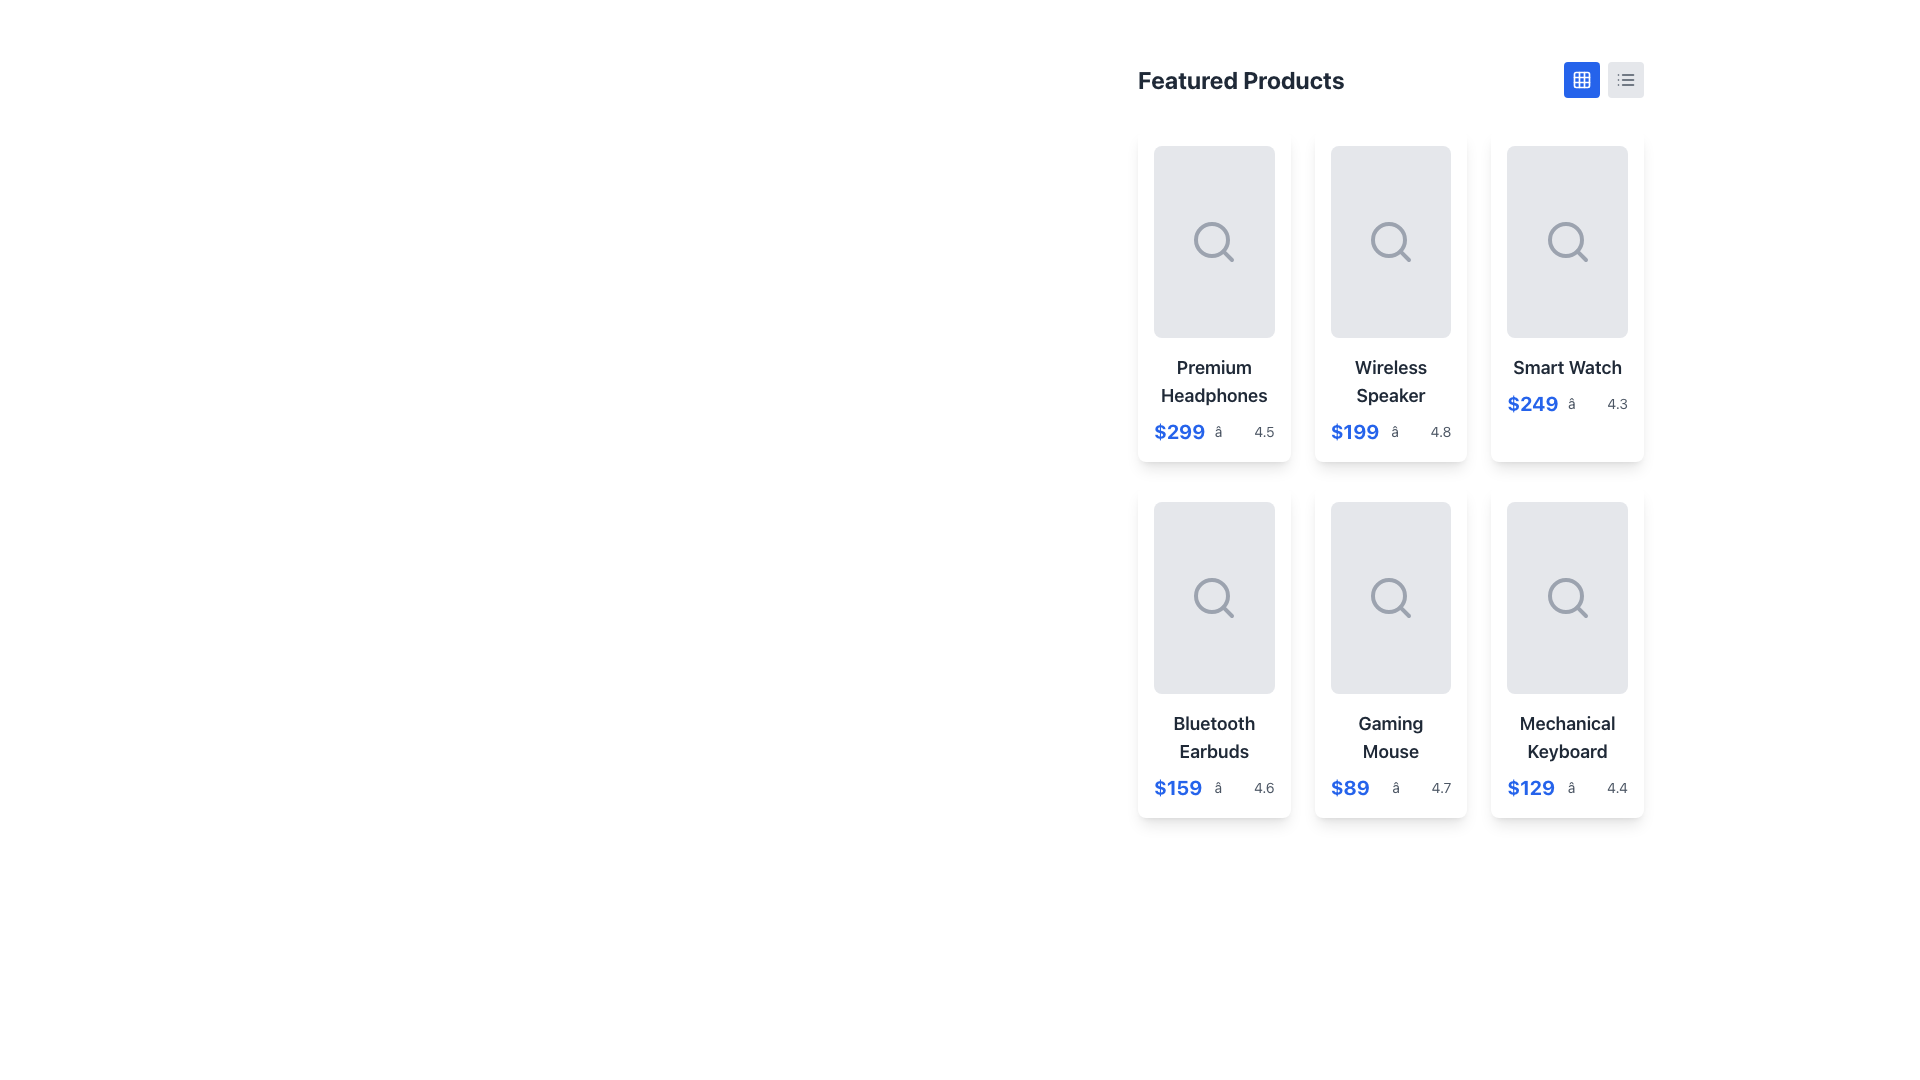 The width and height of the screenshot is (1920, 1080). Describe the element at coordinates (1241, 296) in the screenshot. I see `the circular button with a white background and a red heart icon` at that location.